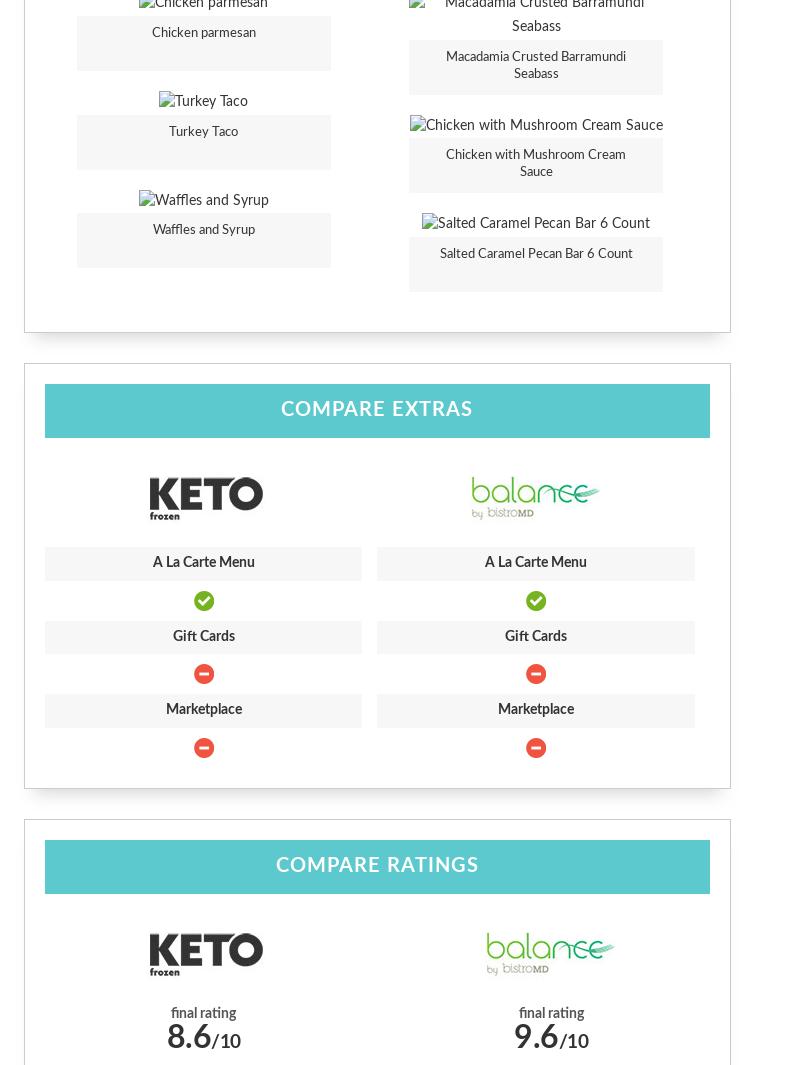  I want to click on 'Chicken with Mushroom Cream Sauce', so click(536, 163).